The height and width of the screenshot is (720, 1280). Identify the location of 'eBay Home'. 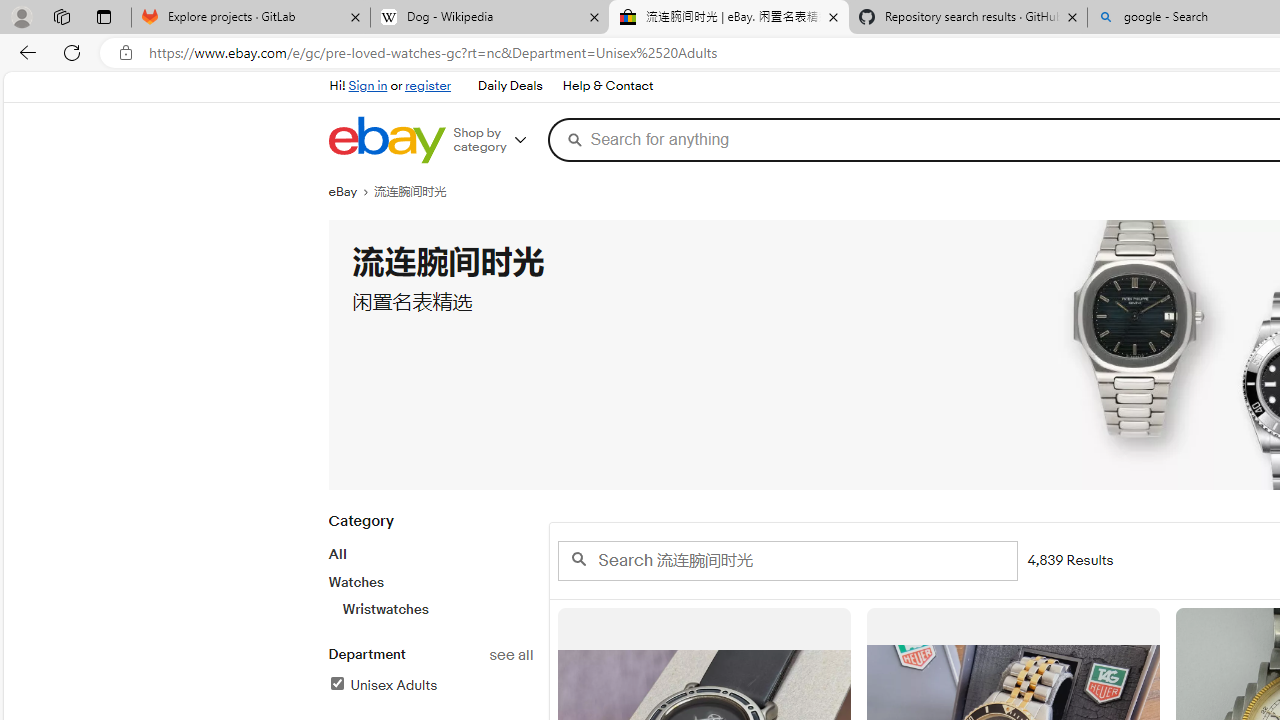
(386, 139).